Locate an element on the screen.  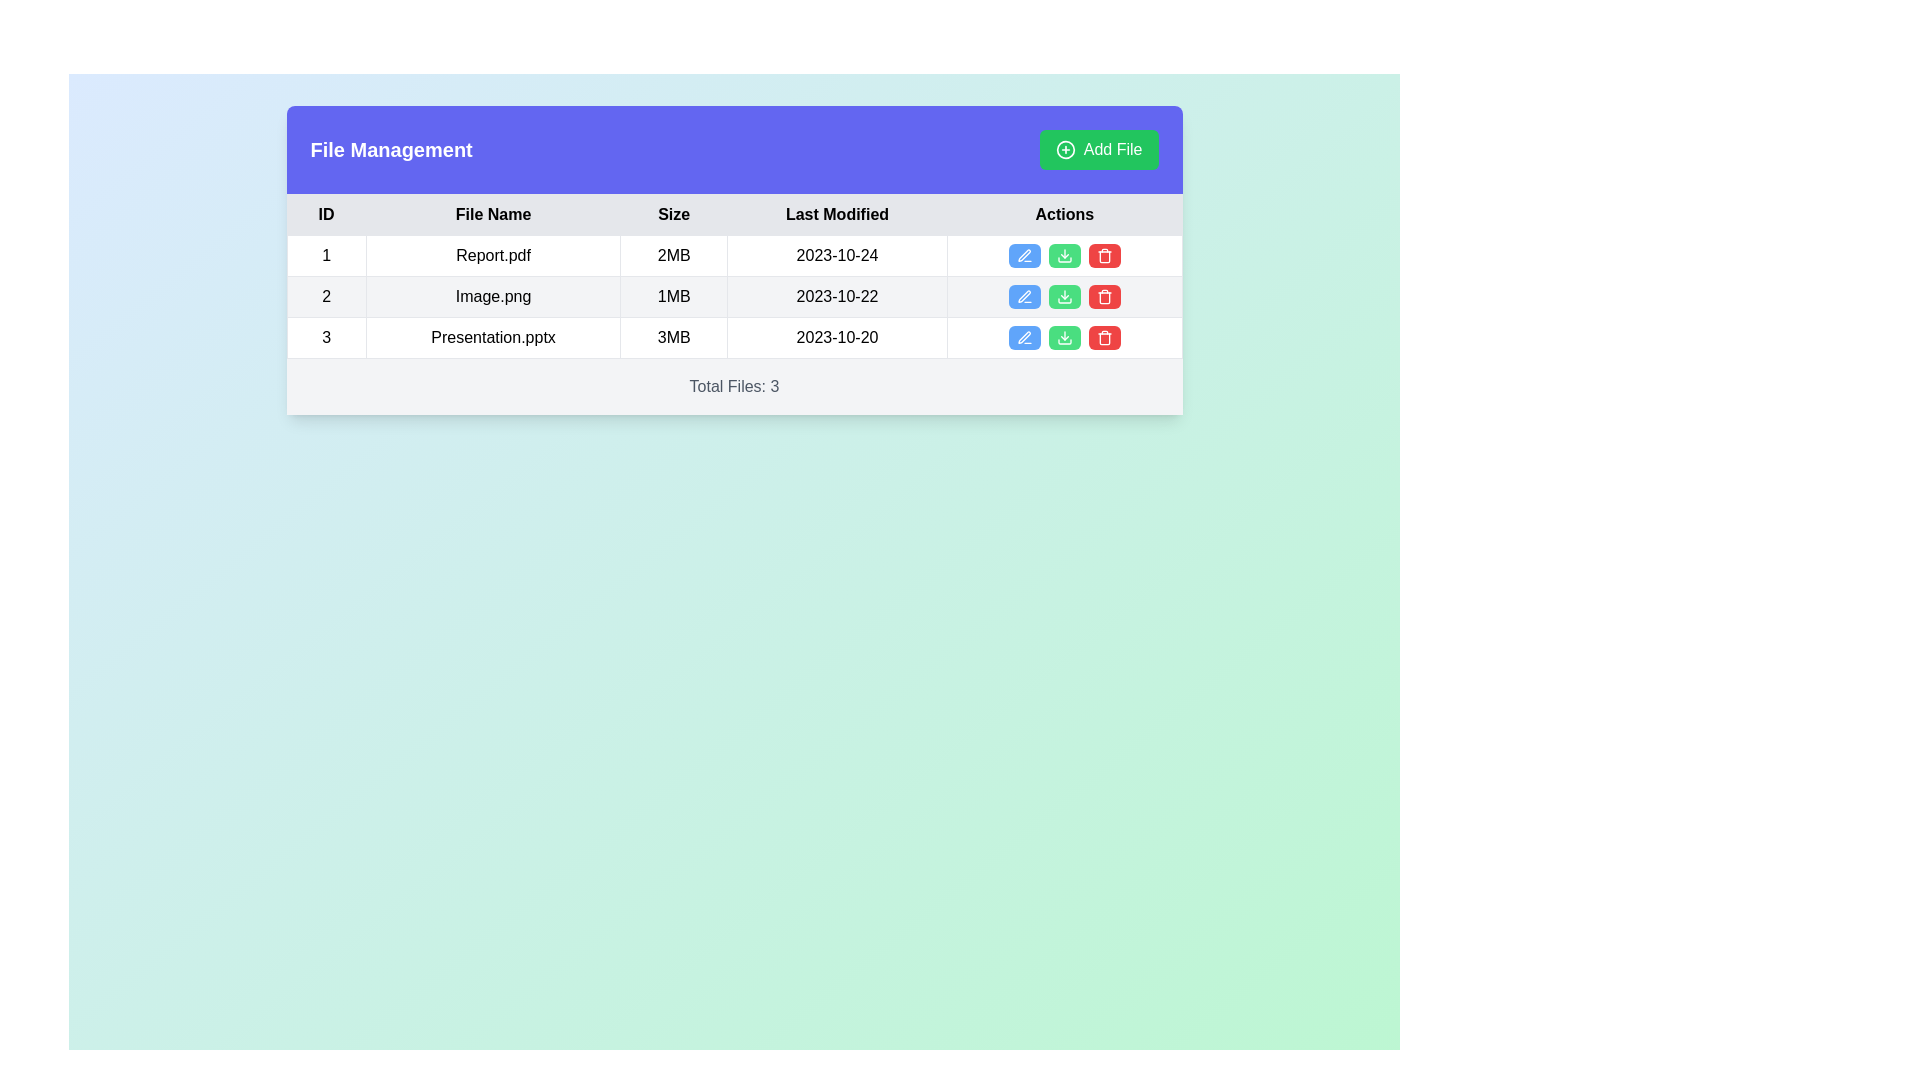
the text display indicating the last modification date of the file 'Presentation.pptx' in the fourth cell of the third row of the table is located at coordinates (837, 337).